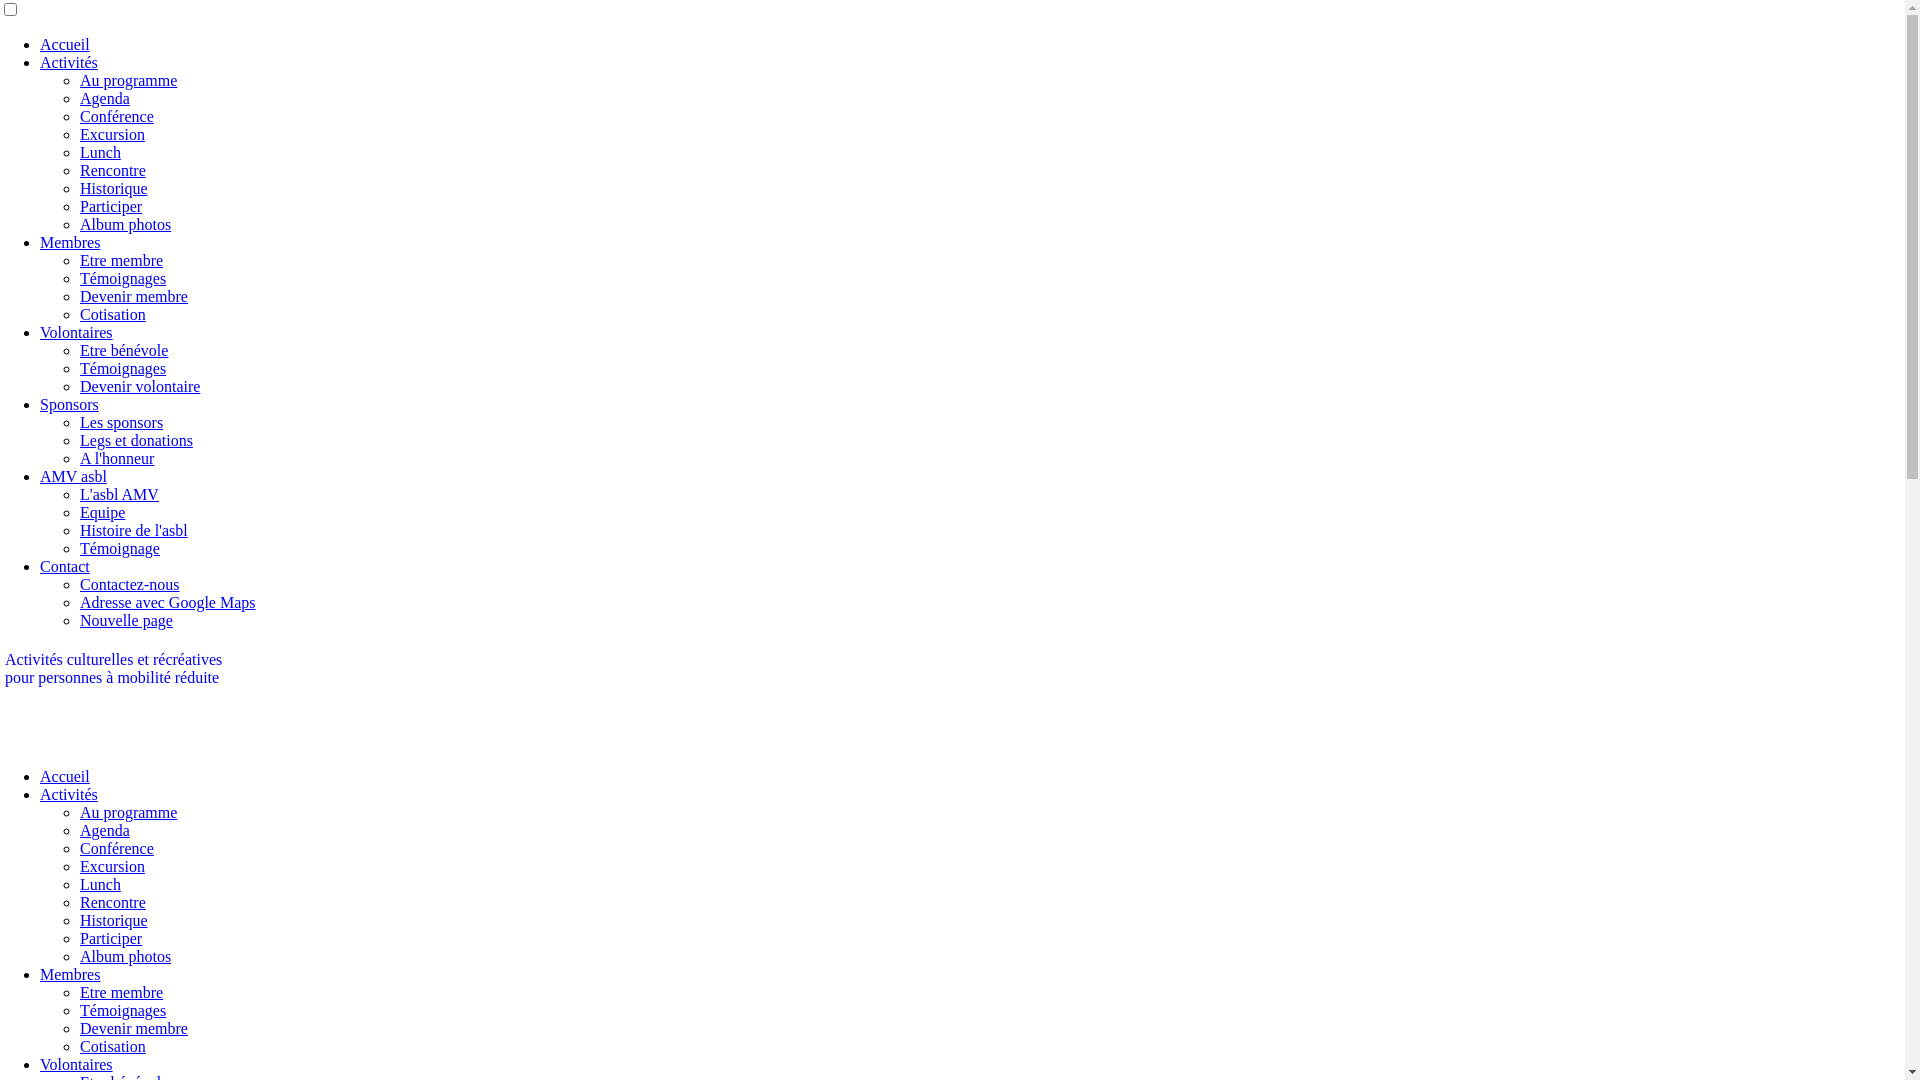 This screenshot has height=1080, width=1920. I want to click on 'Agenda', so click(80, 830).